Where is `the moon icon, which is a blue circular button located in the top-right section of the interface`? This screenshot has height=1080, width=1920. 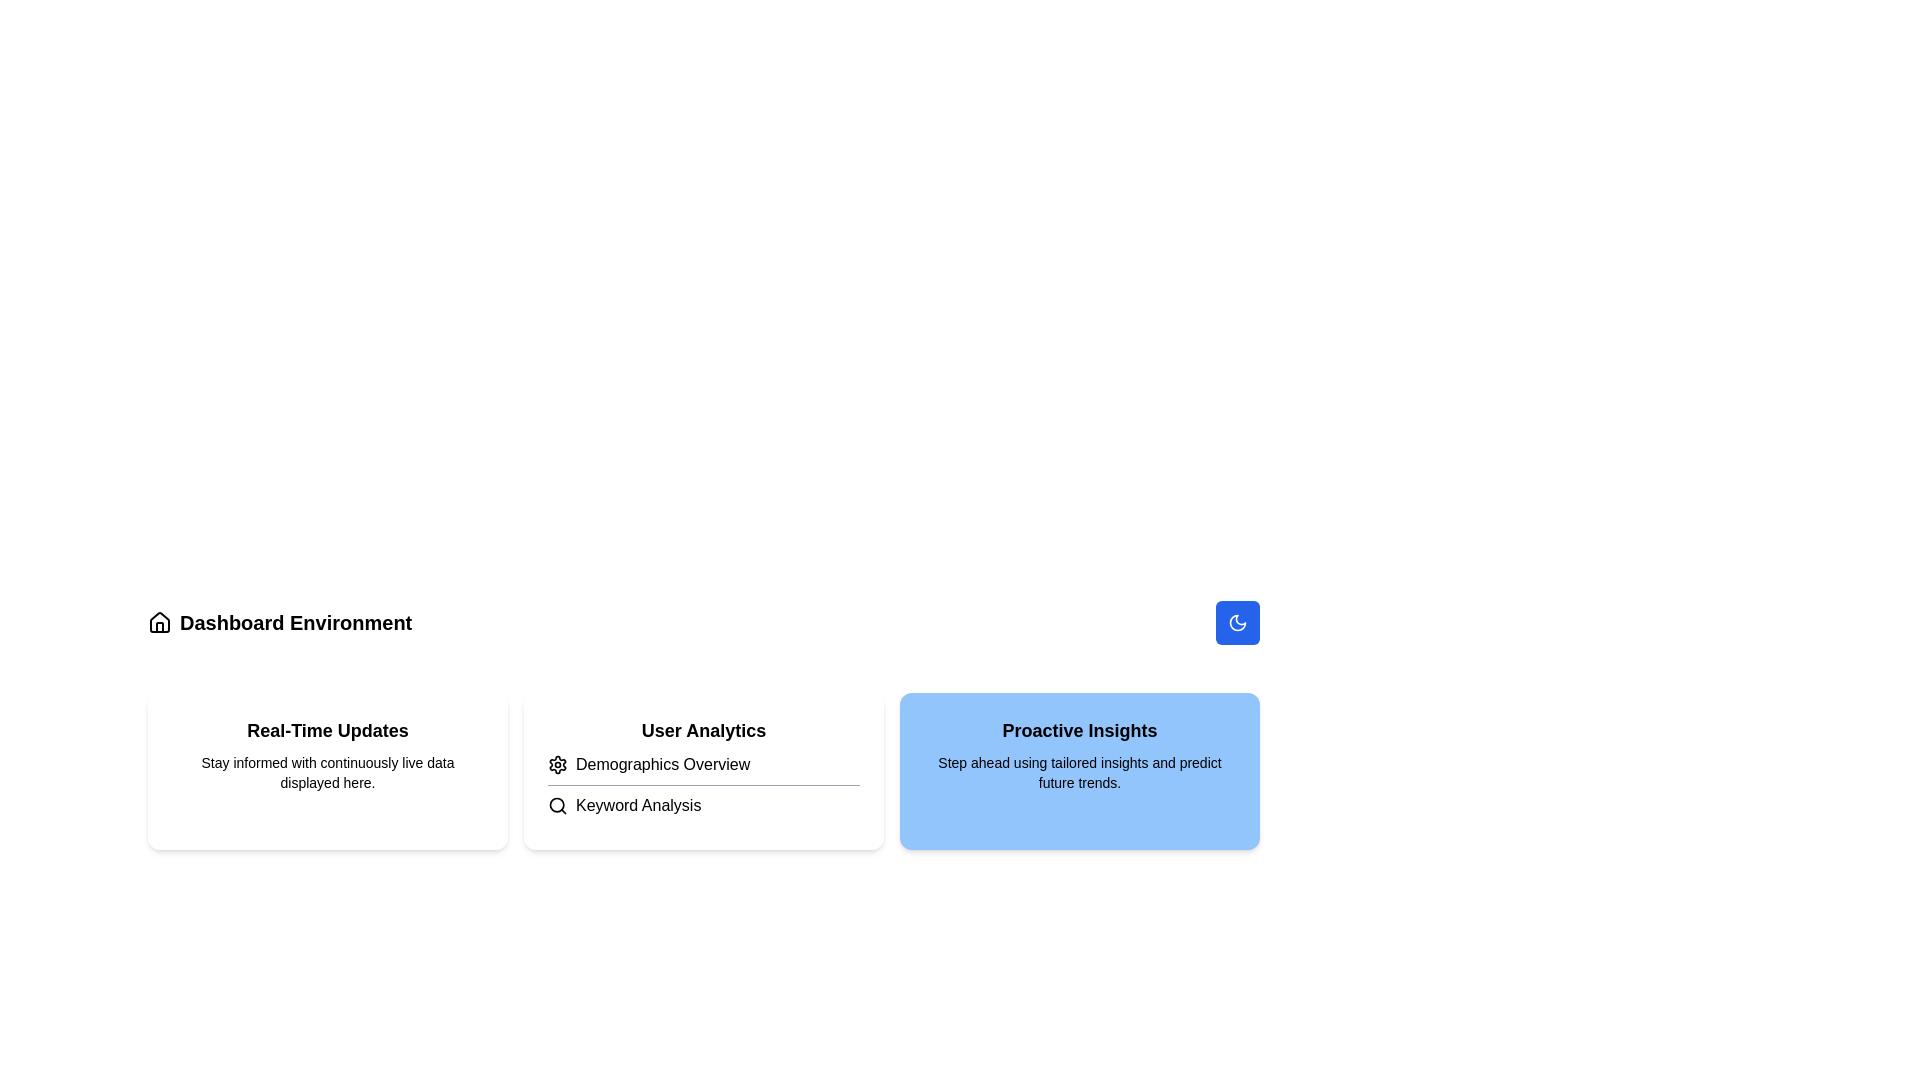
the moon icon, which is a blue circular button located in the top-right section of the interface is located at coordinates (1237, 622).